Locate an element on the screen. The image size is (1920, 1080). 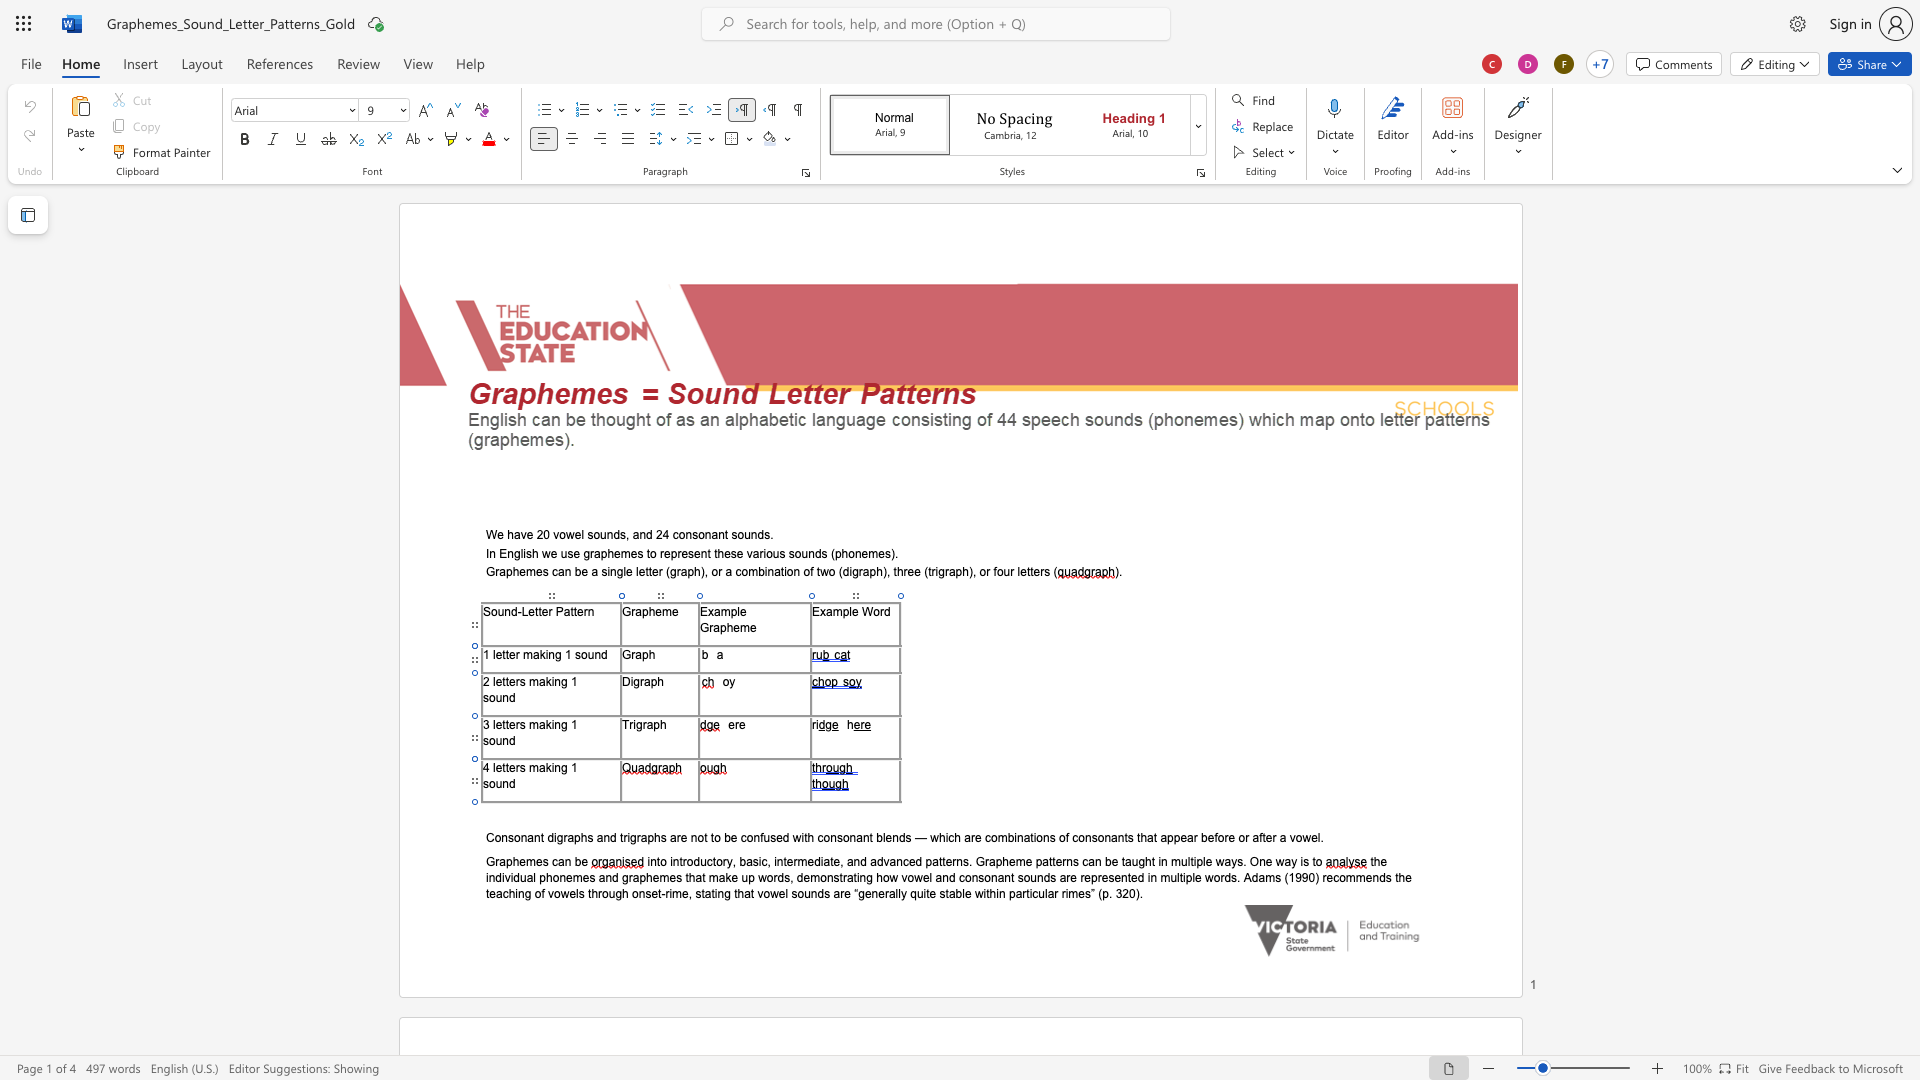
the space between the continuous character "r" and "e" in the text is located at coordinates (844, 892).